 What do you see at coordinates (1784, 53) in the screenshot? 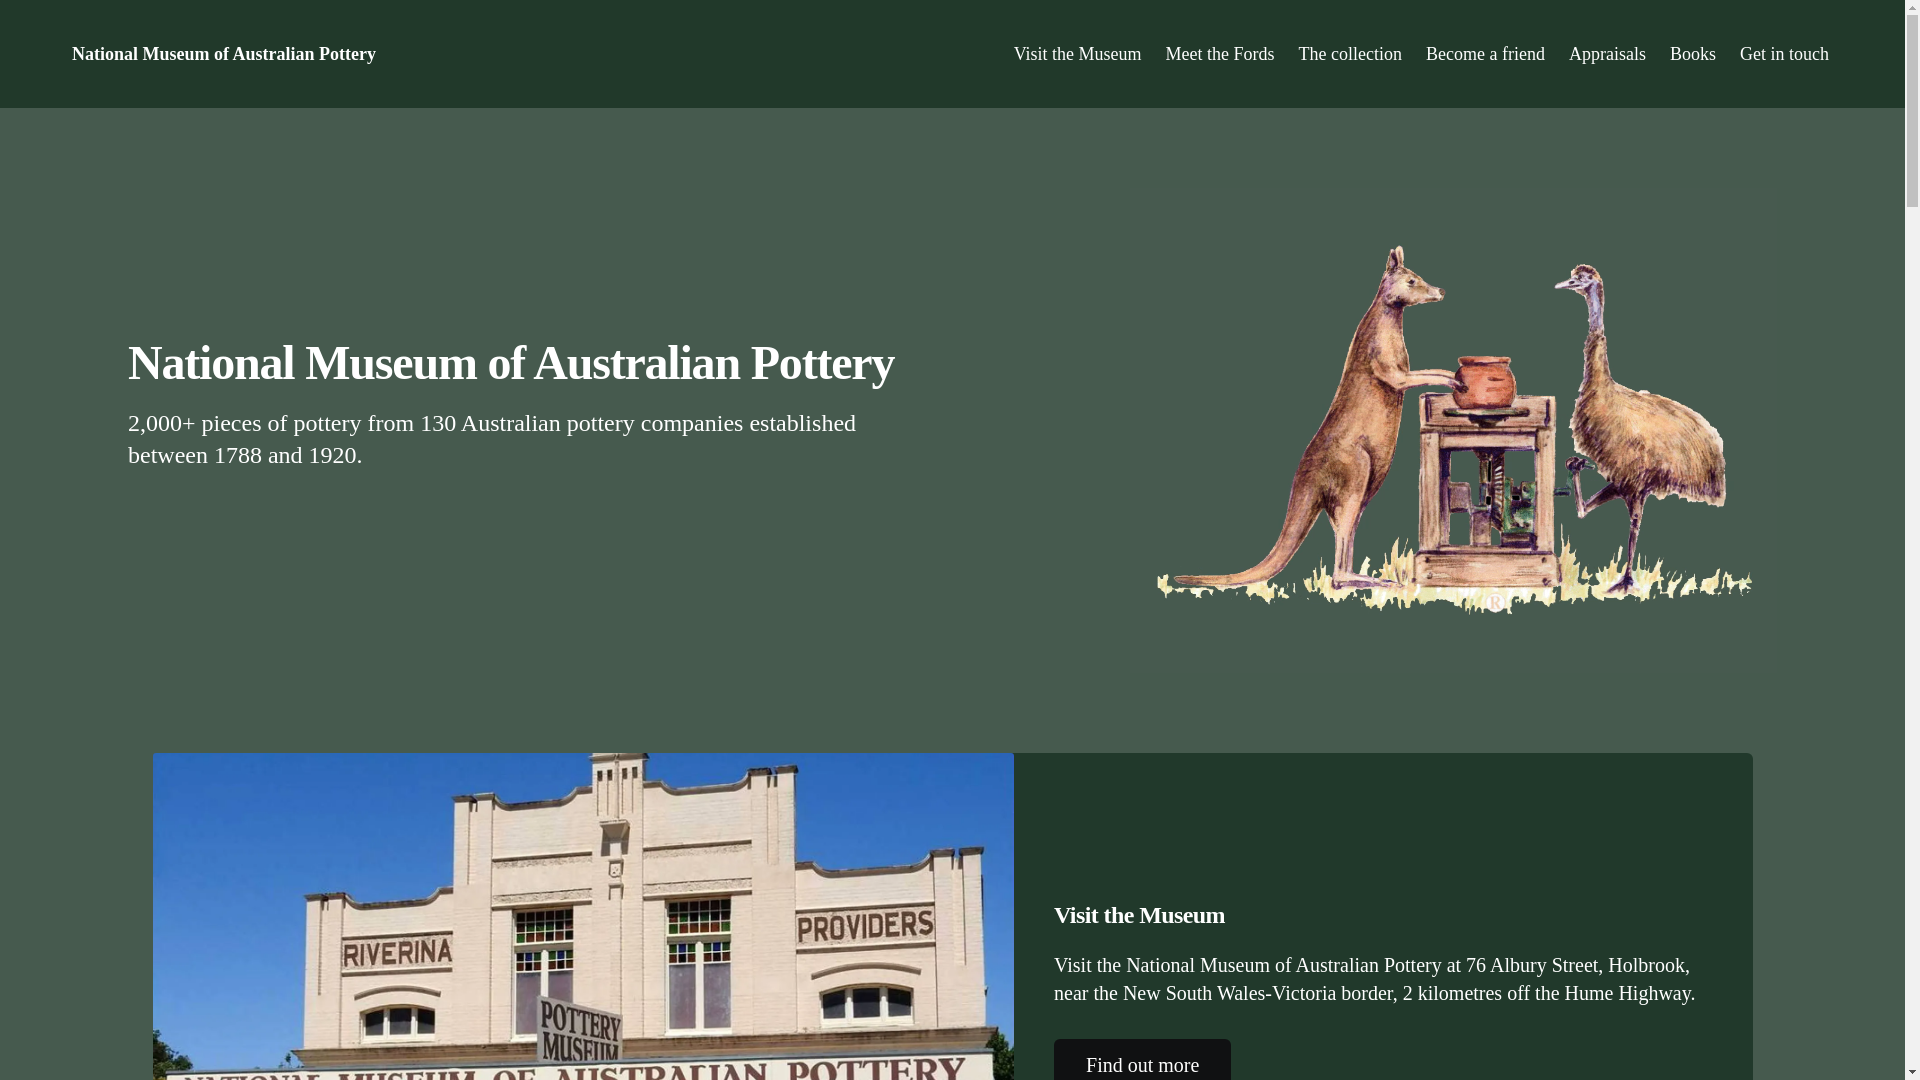
I see `'Get in touch'` at bounding box center [1784, 53].